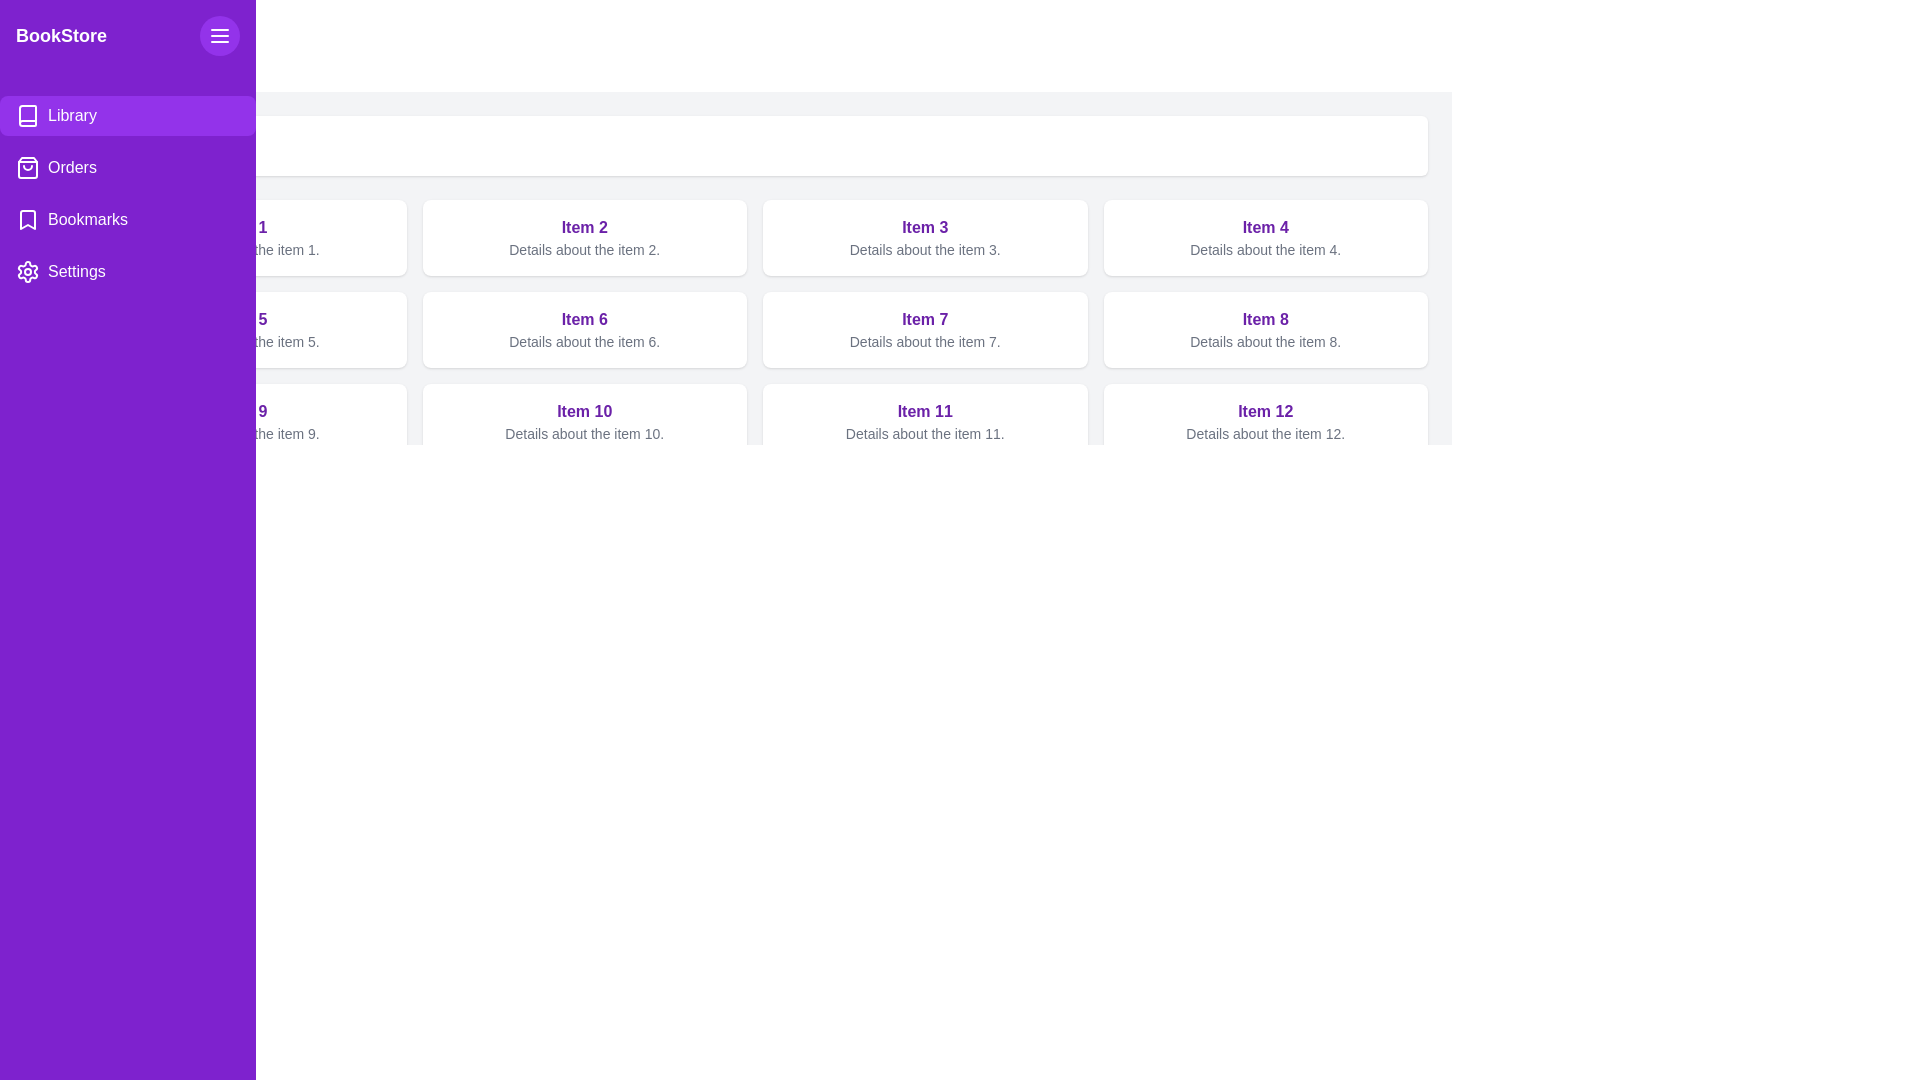  I want to click on the Display Card that shows information about 'Item 11', which is the eleventh card in a grid layout, so click(924, 420).